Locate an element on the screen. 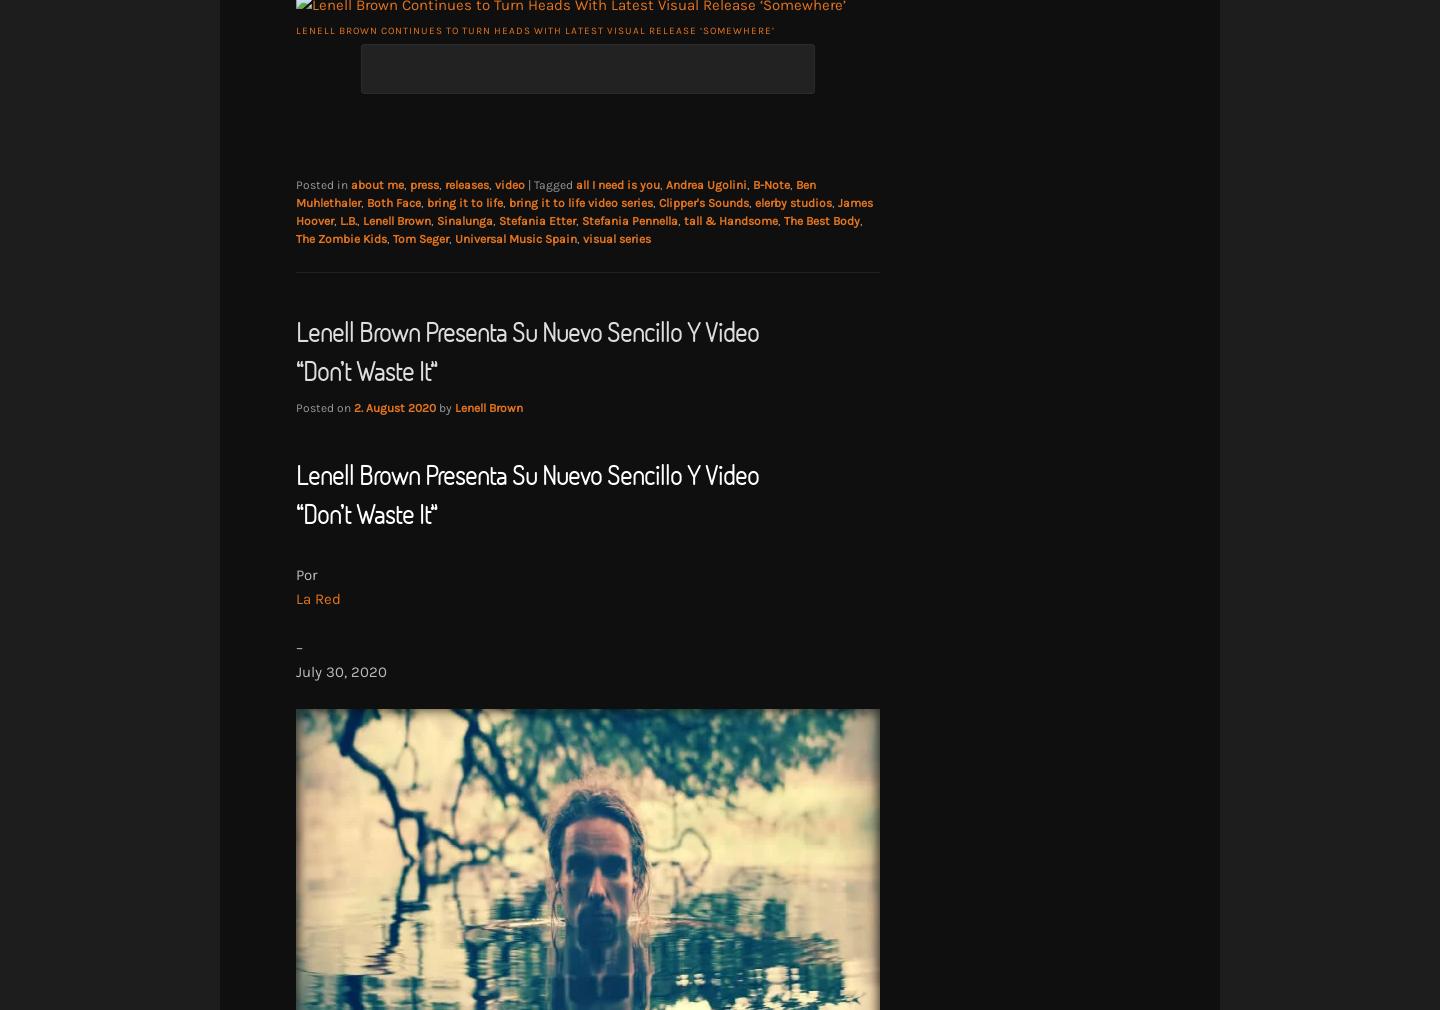 Image resolution: width=1440 pixels, height=1010 pixels. 'L.B.' is located at coordinates (348, 219).